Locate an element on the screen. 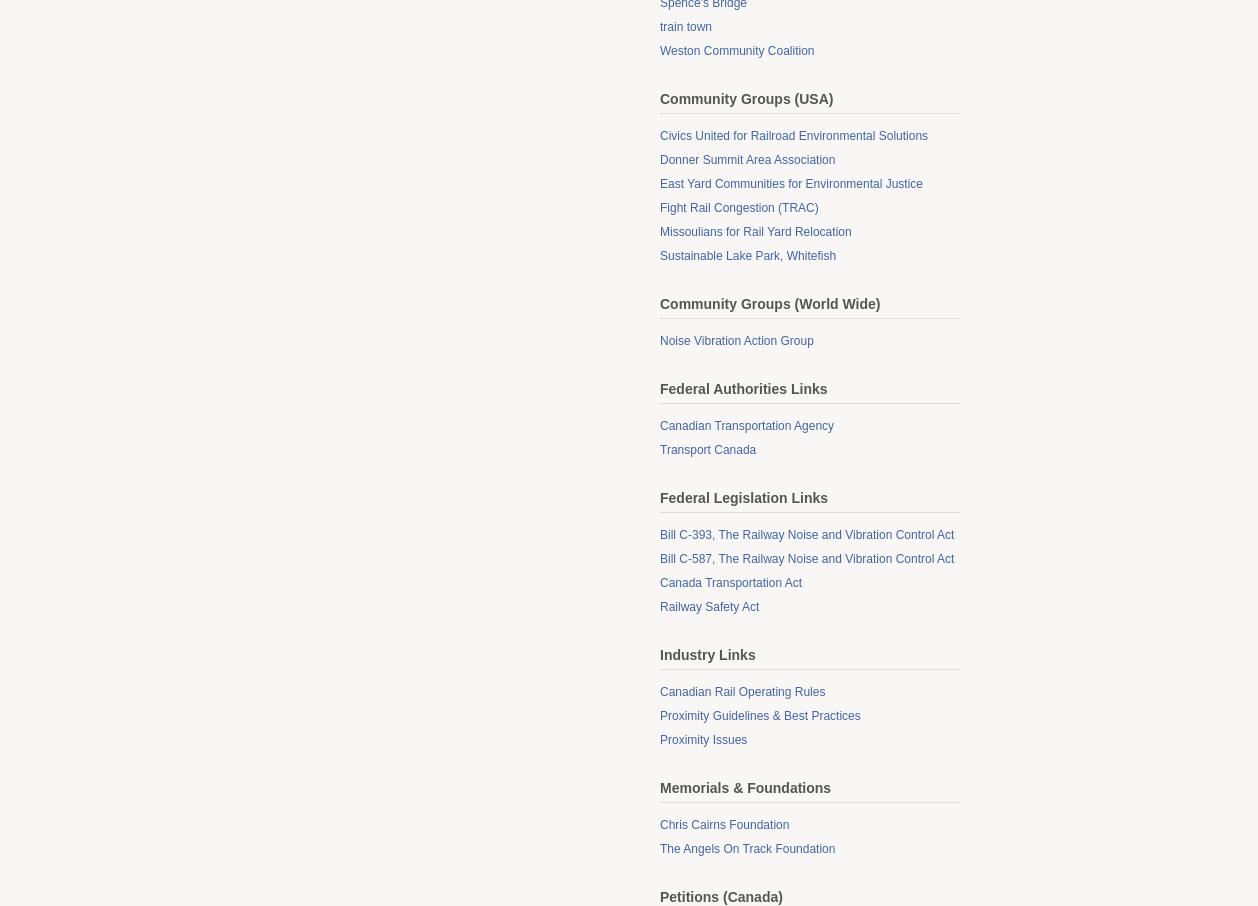 This screenshot has height=906, width=1258. 'Bill C-587, The Railway Noise and Vibration Control Act' is located at coordinates (659, 558).